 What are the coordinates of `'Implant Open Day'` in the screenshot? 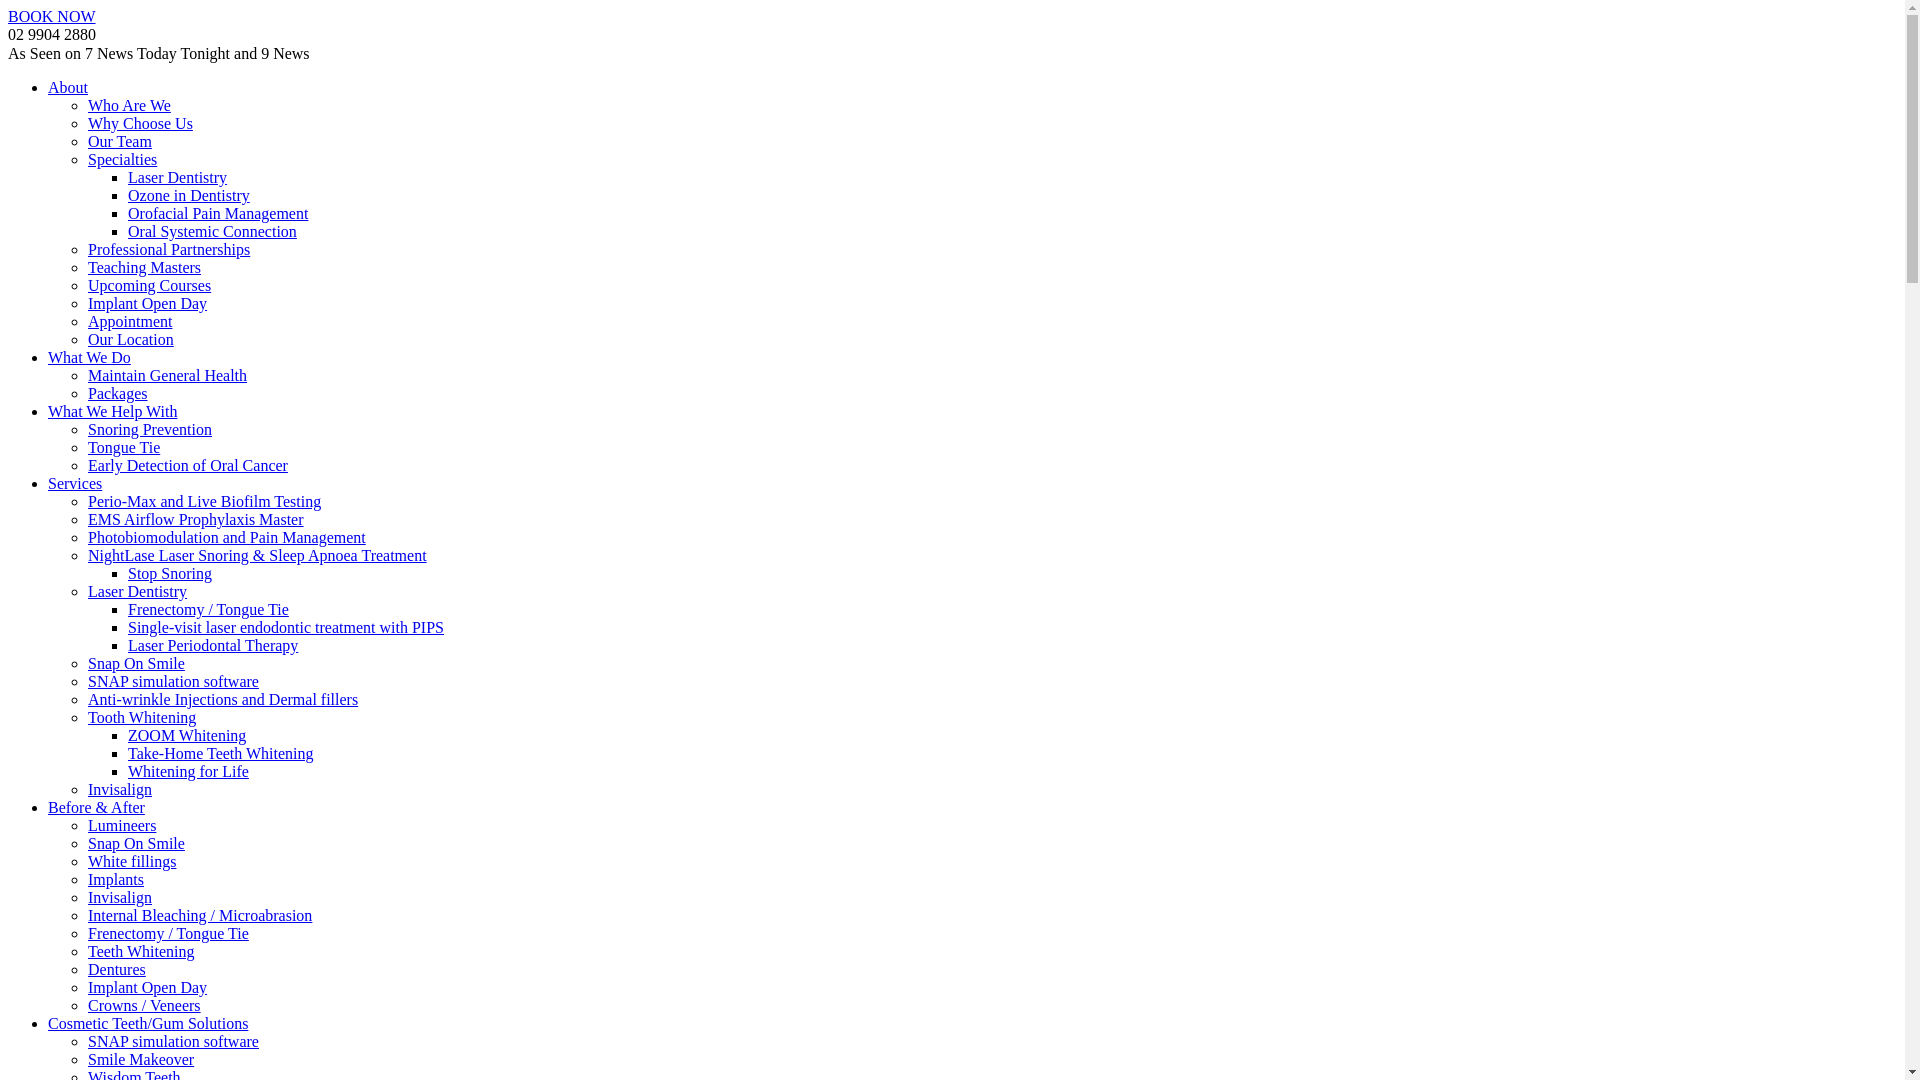 It's located at (146, 986).